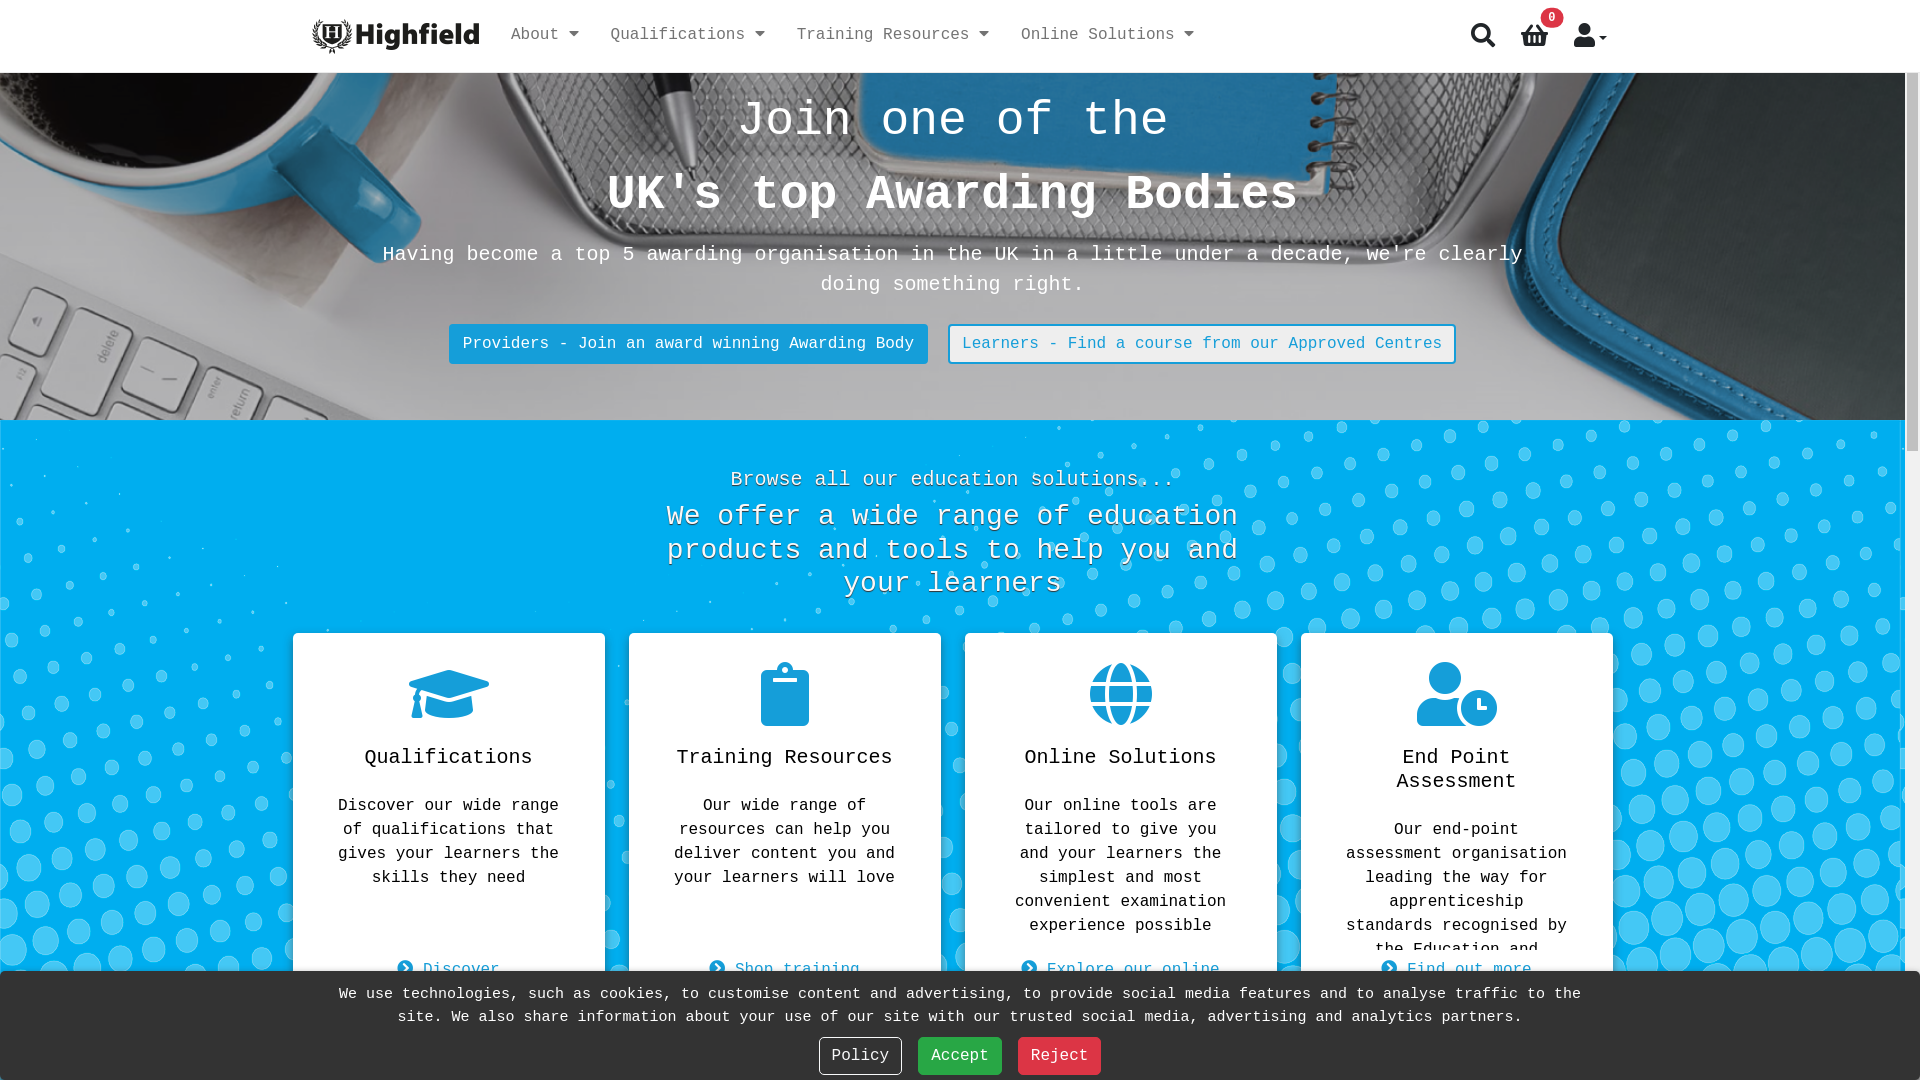  What do you see at coordinates (860, 1055) in the screenshot?
I see `'Policy'` at bounding box center [860, 1055].